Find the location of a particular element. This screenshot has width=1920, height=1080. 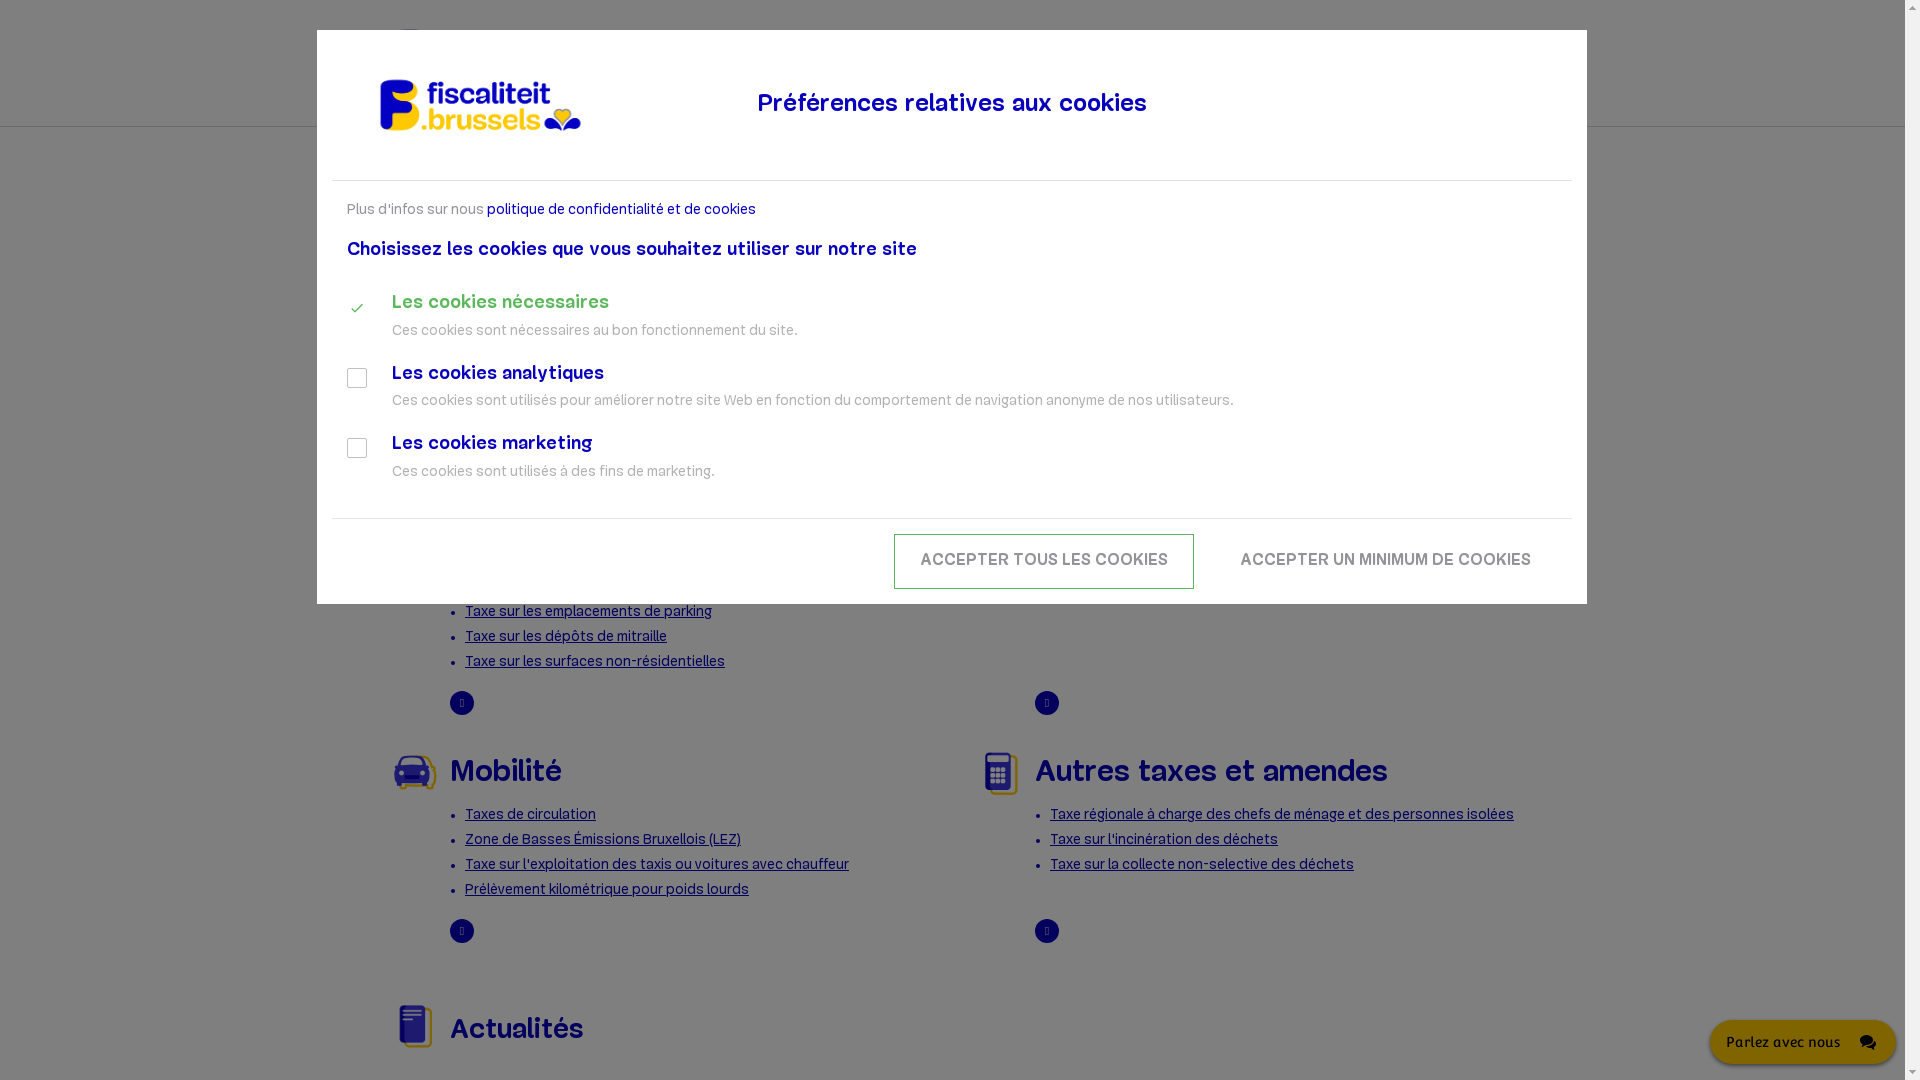

'Taxe sur les emplacements de parking' is located at coordinates (464, 611).